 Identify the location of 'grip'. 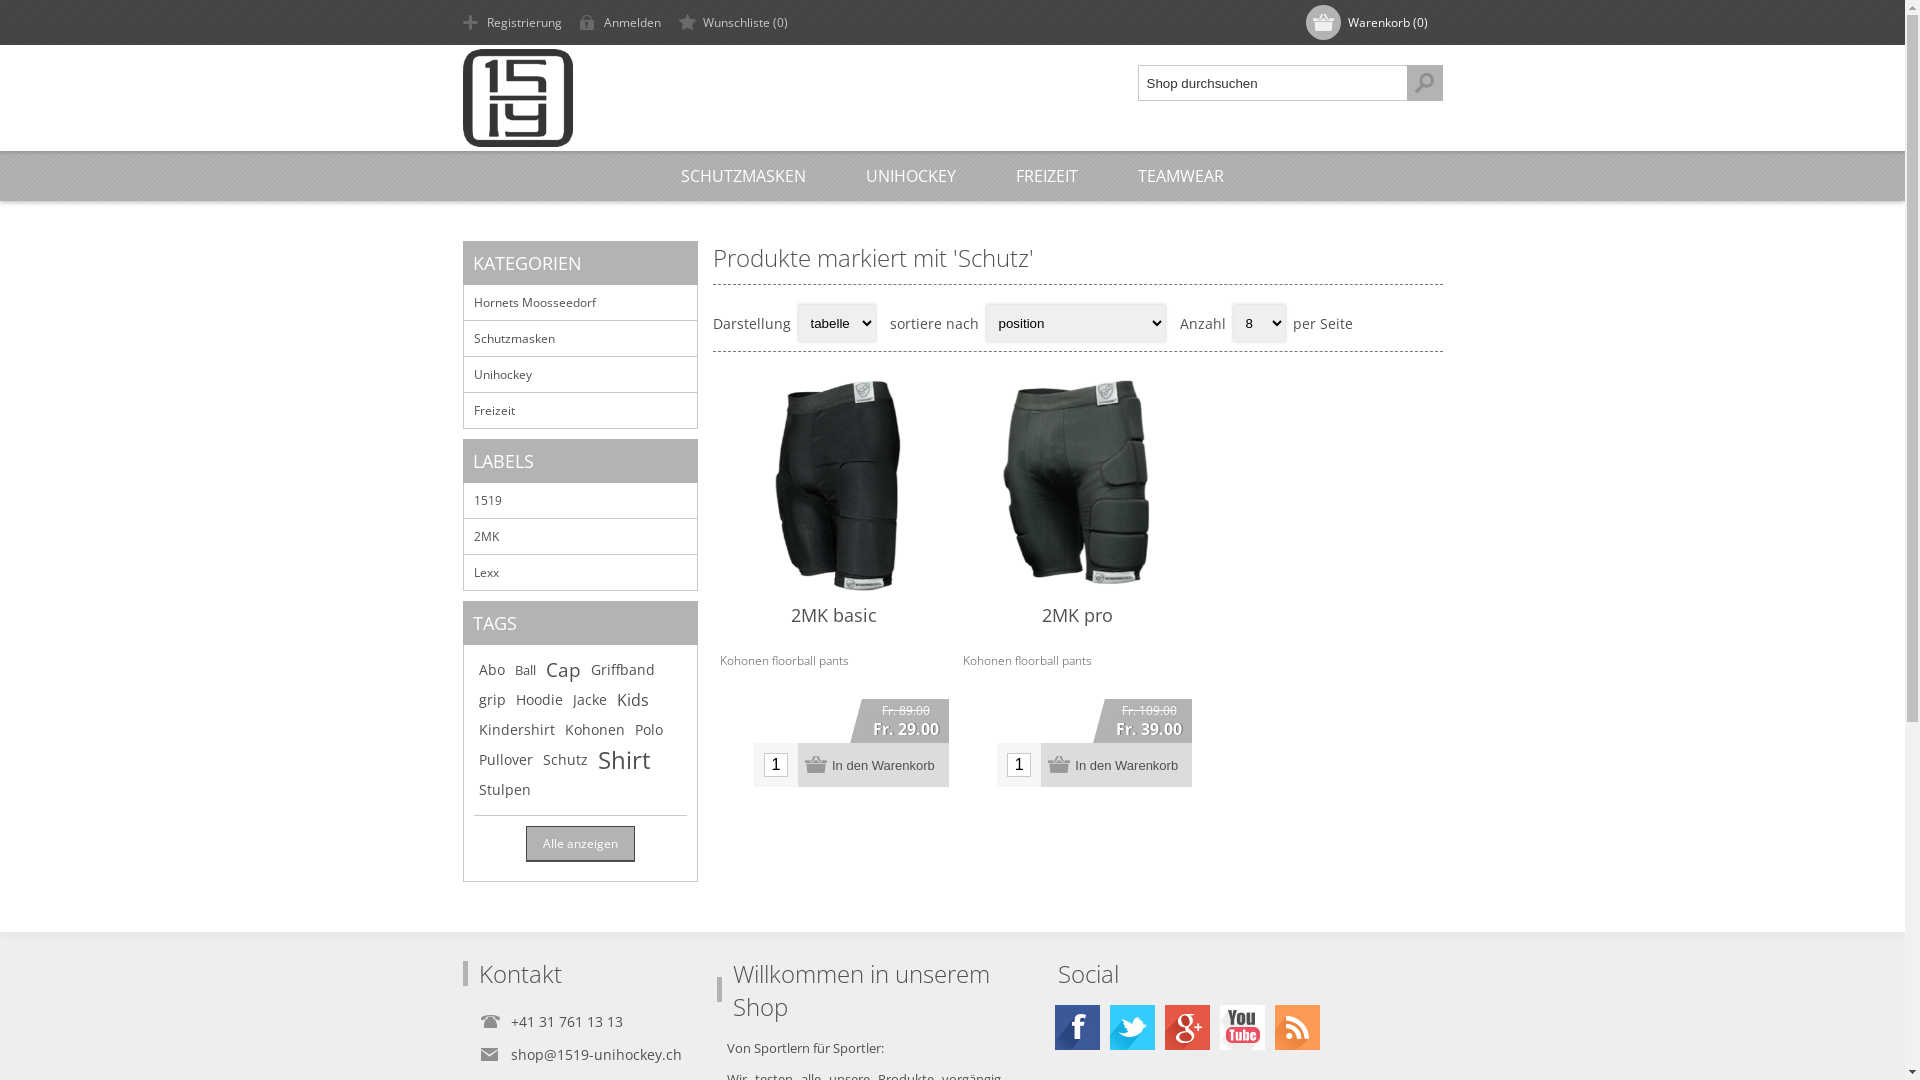
(491, 698).